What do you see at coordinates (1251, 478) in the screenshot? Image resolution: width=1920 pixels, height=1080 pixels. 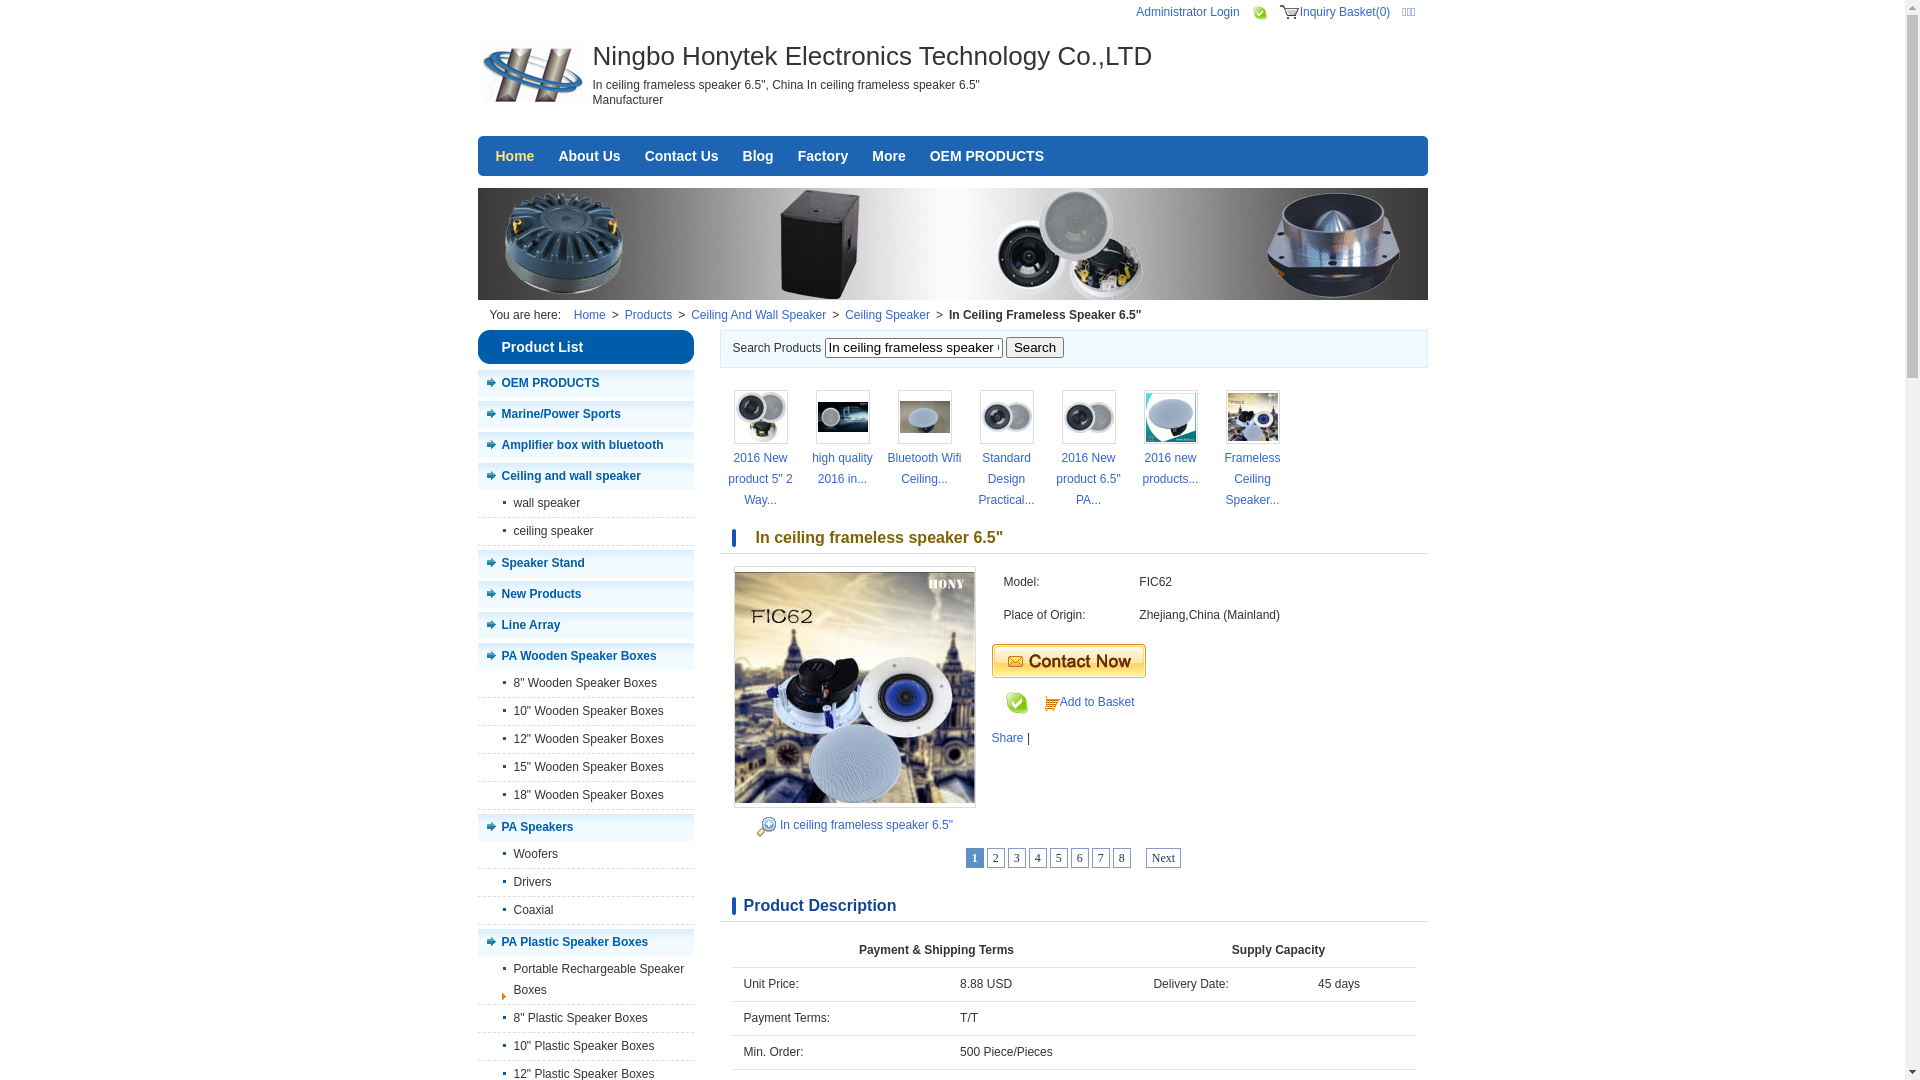 I see `'Frameless Ceiling Speaker...'` at bounding box center [1251, 478].